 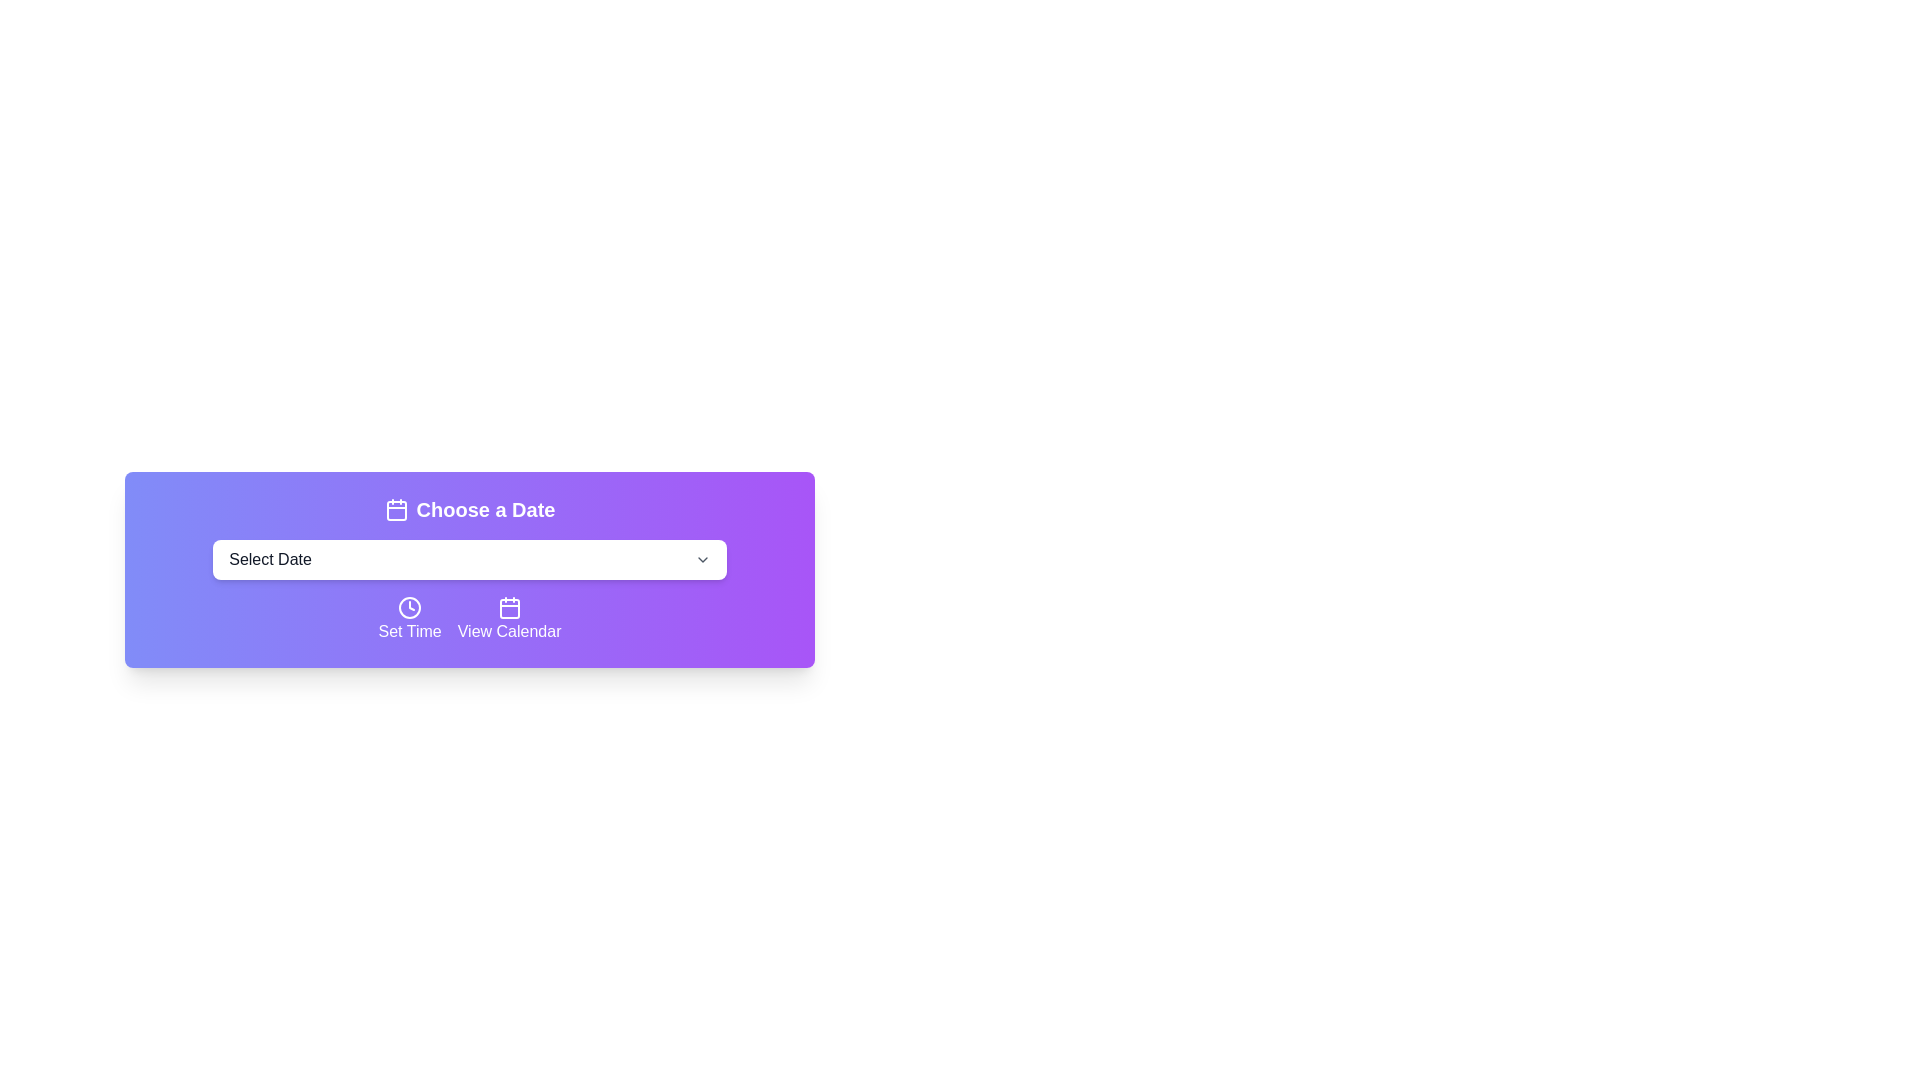 What do you see at coordinates (409, 619) in the screenshot?
I see `the 'Set Time' button located below a clock symbol in the 'Choose a Date' card` at bounding box center [409, 619].